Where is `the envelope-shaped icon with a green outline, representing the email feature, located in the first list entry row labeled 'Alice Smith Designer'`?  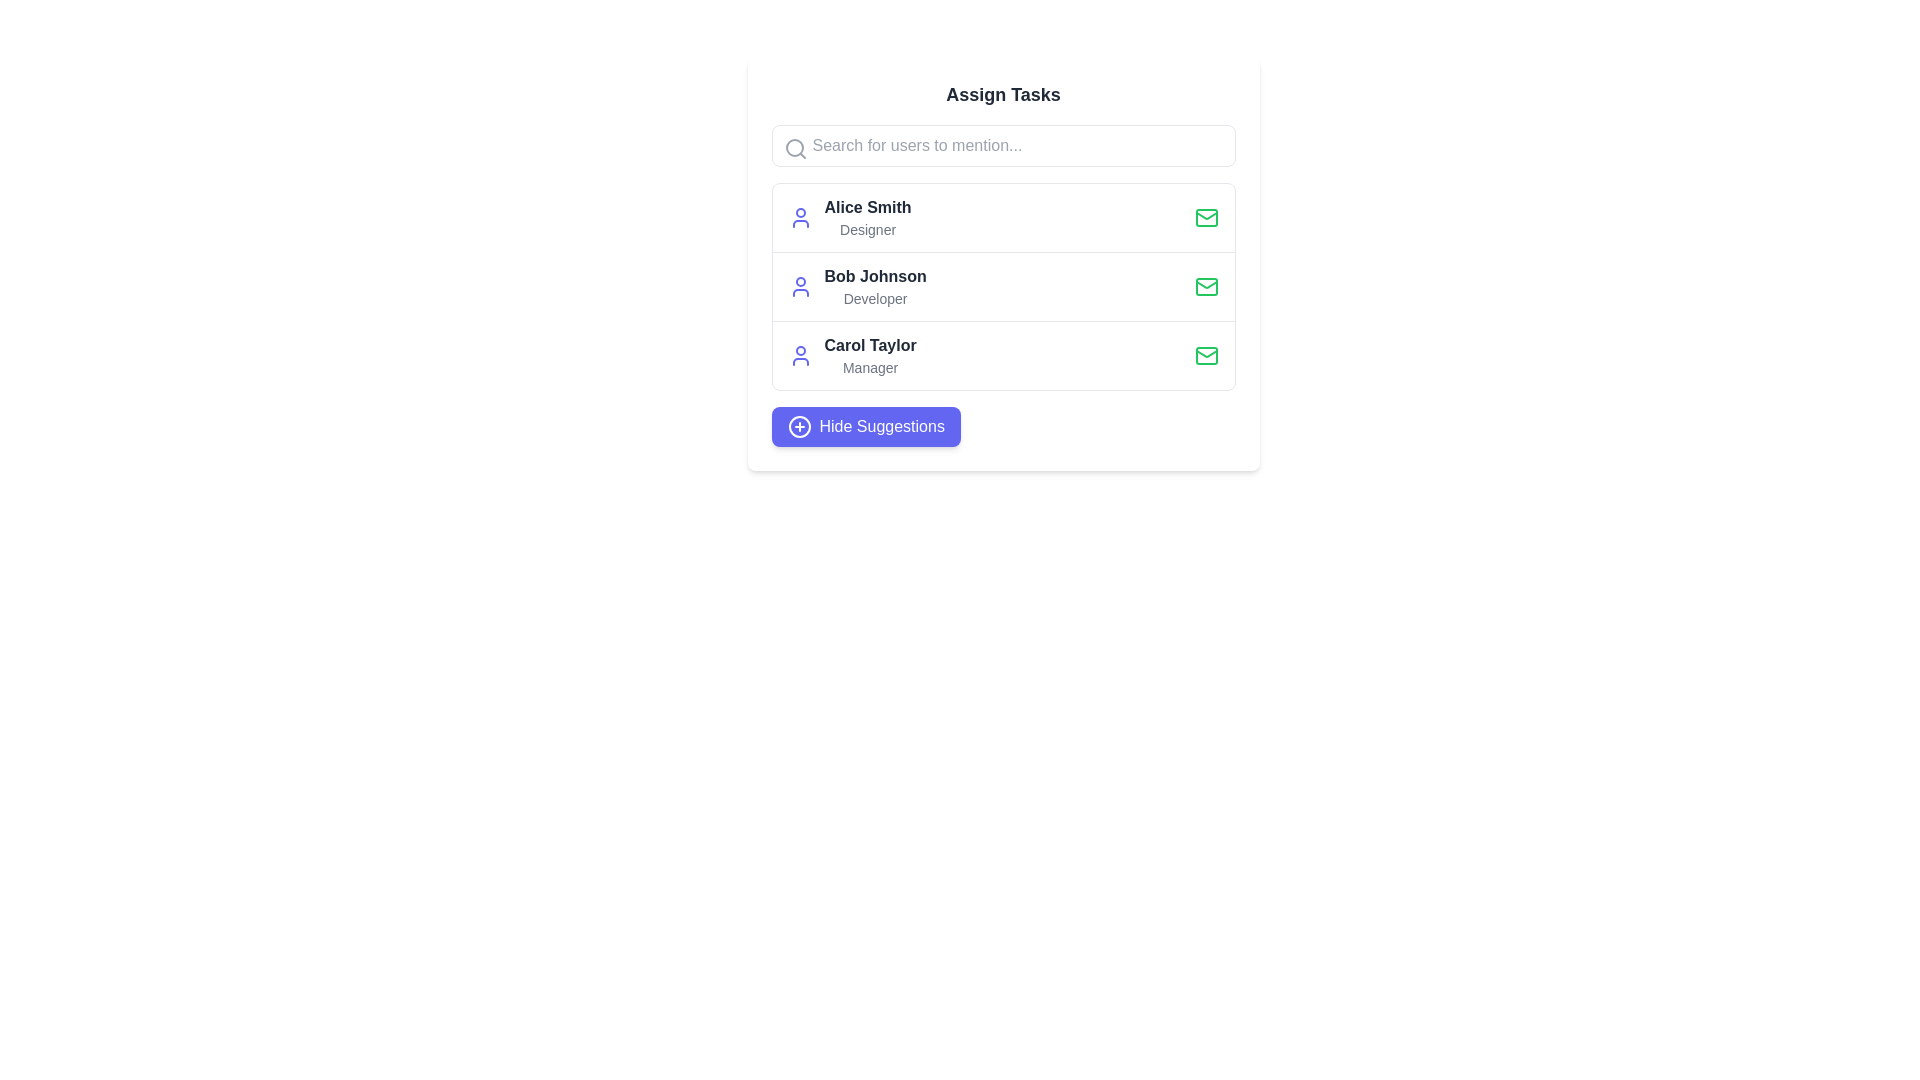 the envelope-shaped icon with a green outline, representing the email feature, located in the first list entry row labeled 'Alice Smith Designer' is located at coordinates (1205, 218).